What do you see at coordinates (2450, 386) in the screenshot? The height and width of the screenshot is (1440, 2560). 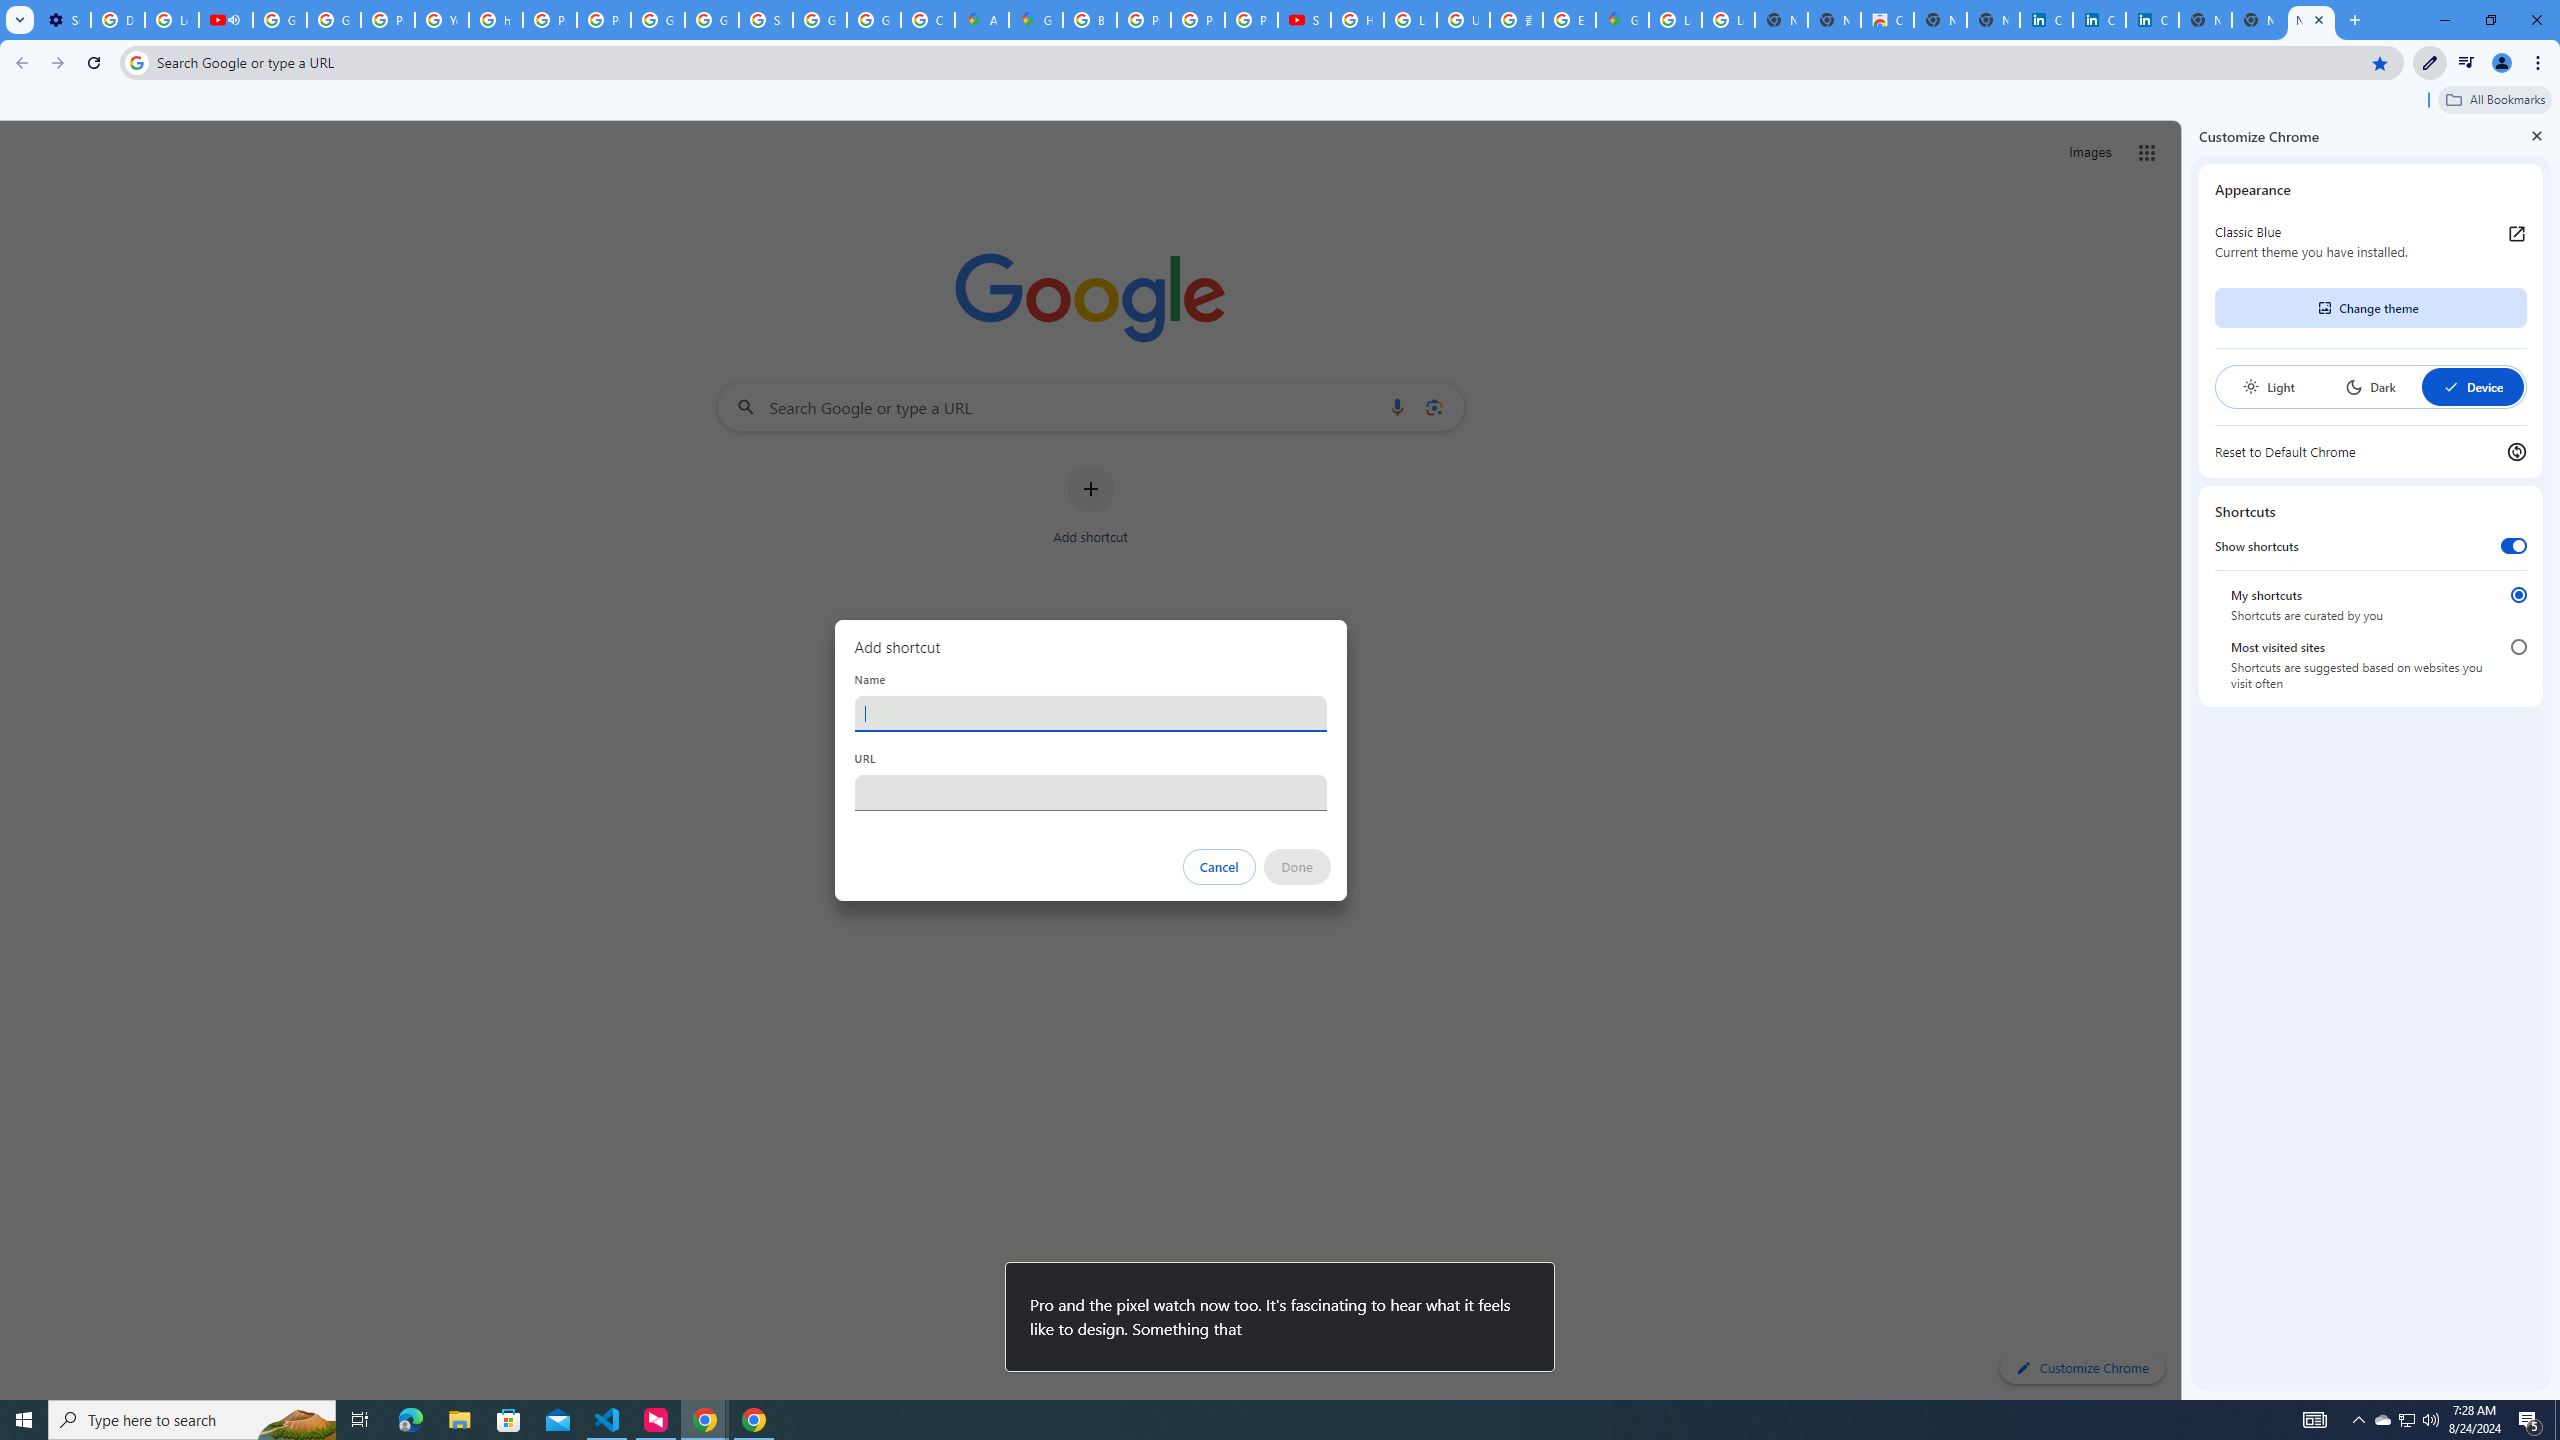 I see `'AutomationID: baseSvg'` at bounding box center [2450, 386].